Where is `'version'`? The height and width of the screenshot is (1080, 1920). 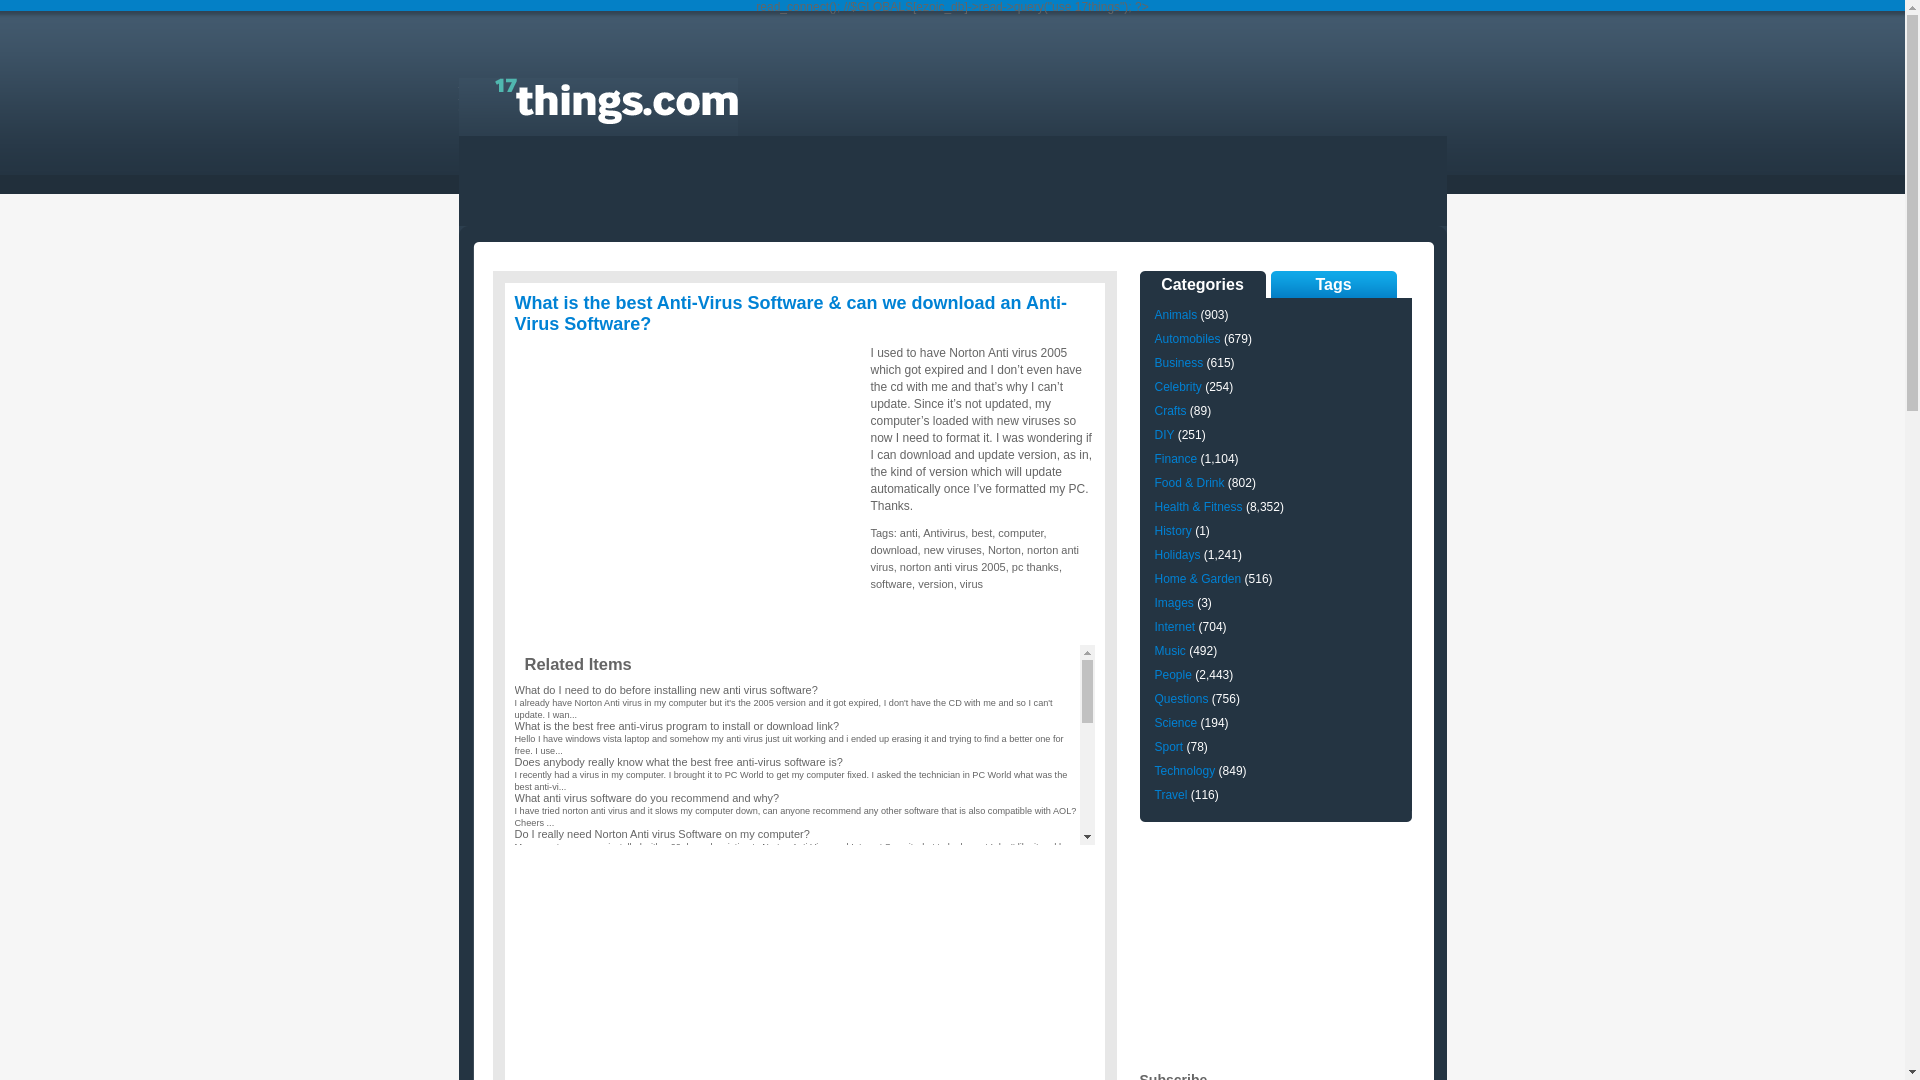 'version' is located at coordinates (934, 583).